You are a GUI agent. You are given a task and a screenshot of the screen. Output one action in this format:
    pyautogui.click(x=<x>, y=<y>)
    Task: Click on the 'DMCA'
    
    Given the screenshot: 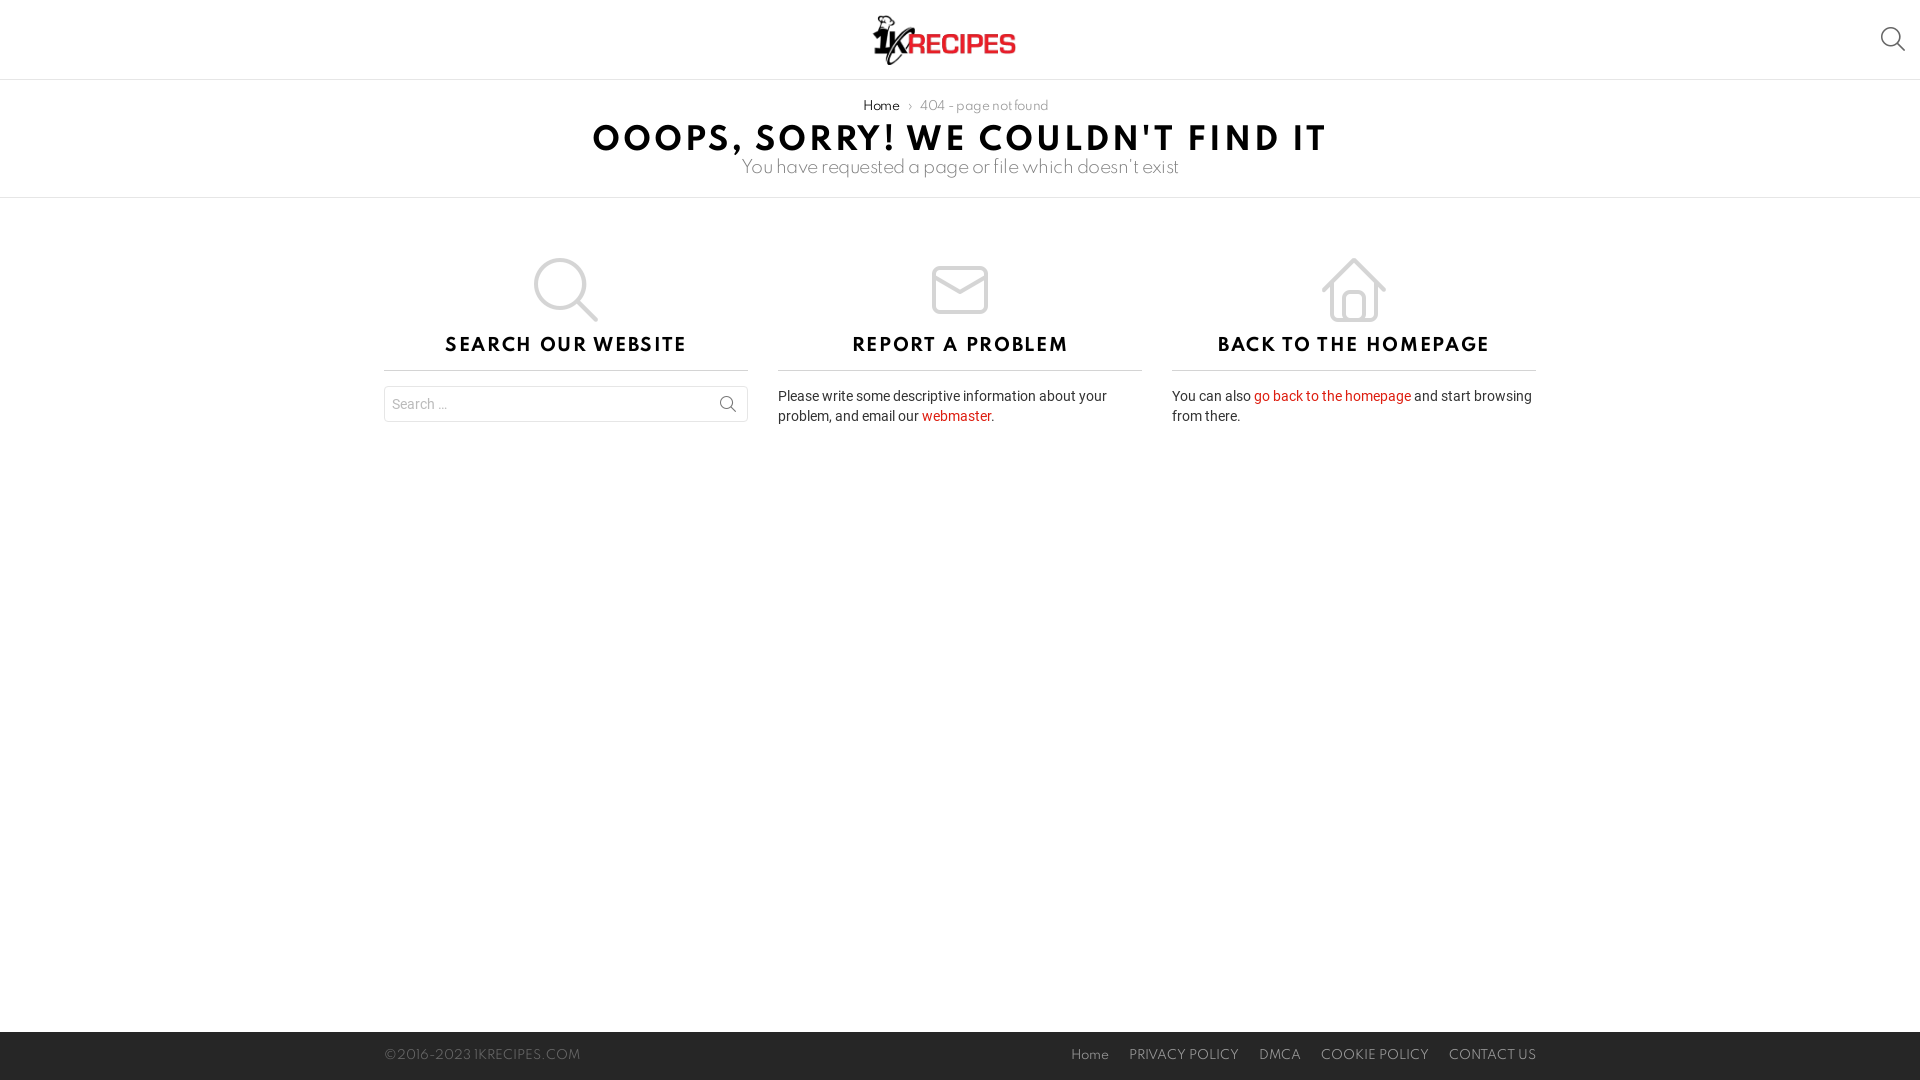 What is the action you would take?
    pyautogui.click(x=1280, y=1054)
    